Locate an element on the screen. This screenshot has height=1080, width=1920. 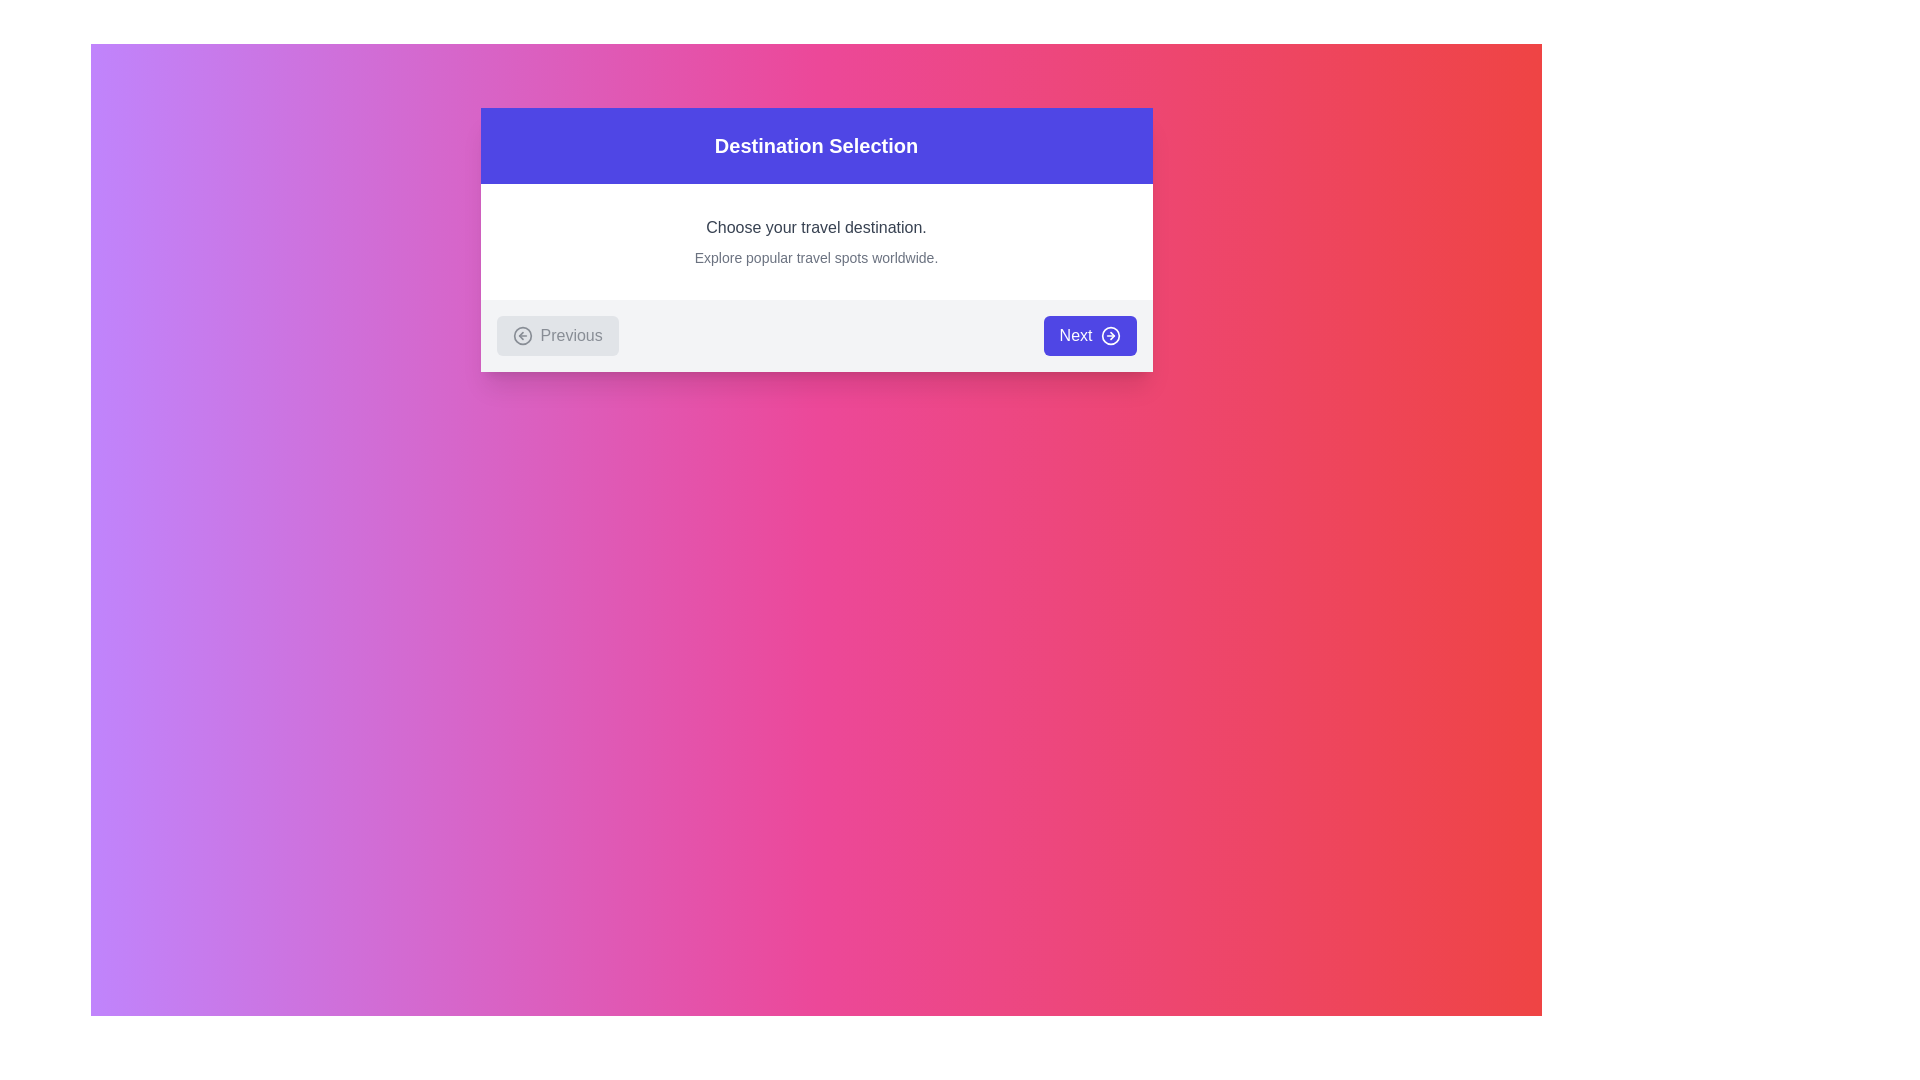
the decorative SVG circle that is part of the 'Previous' button's visual design located in the bottom-left of the modal interface is located at coordinates (522, 334).